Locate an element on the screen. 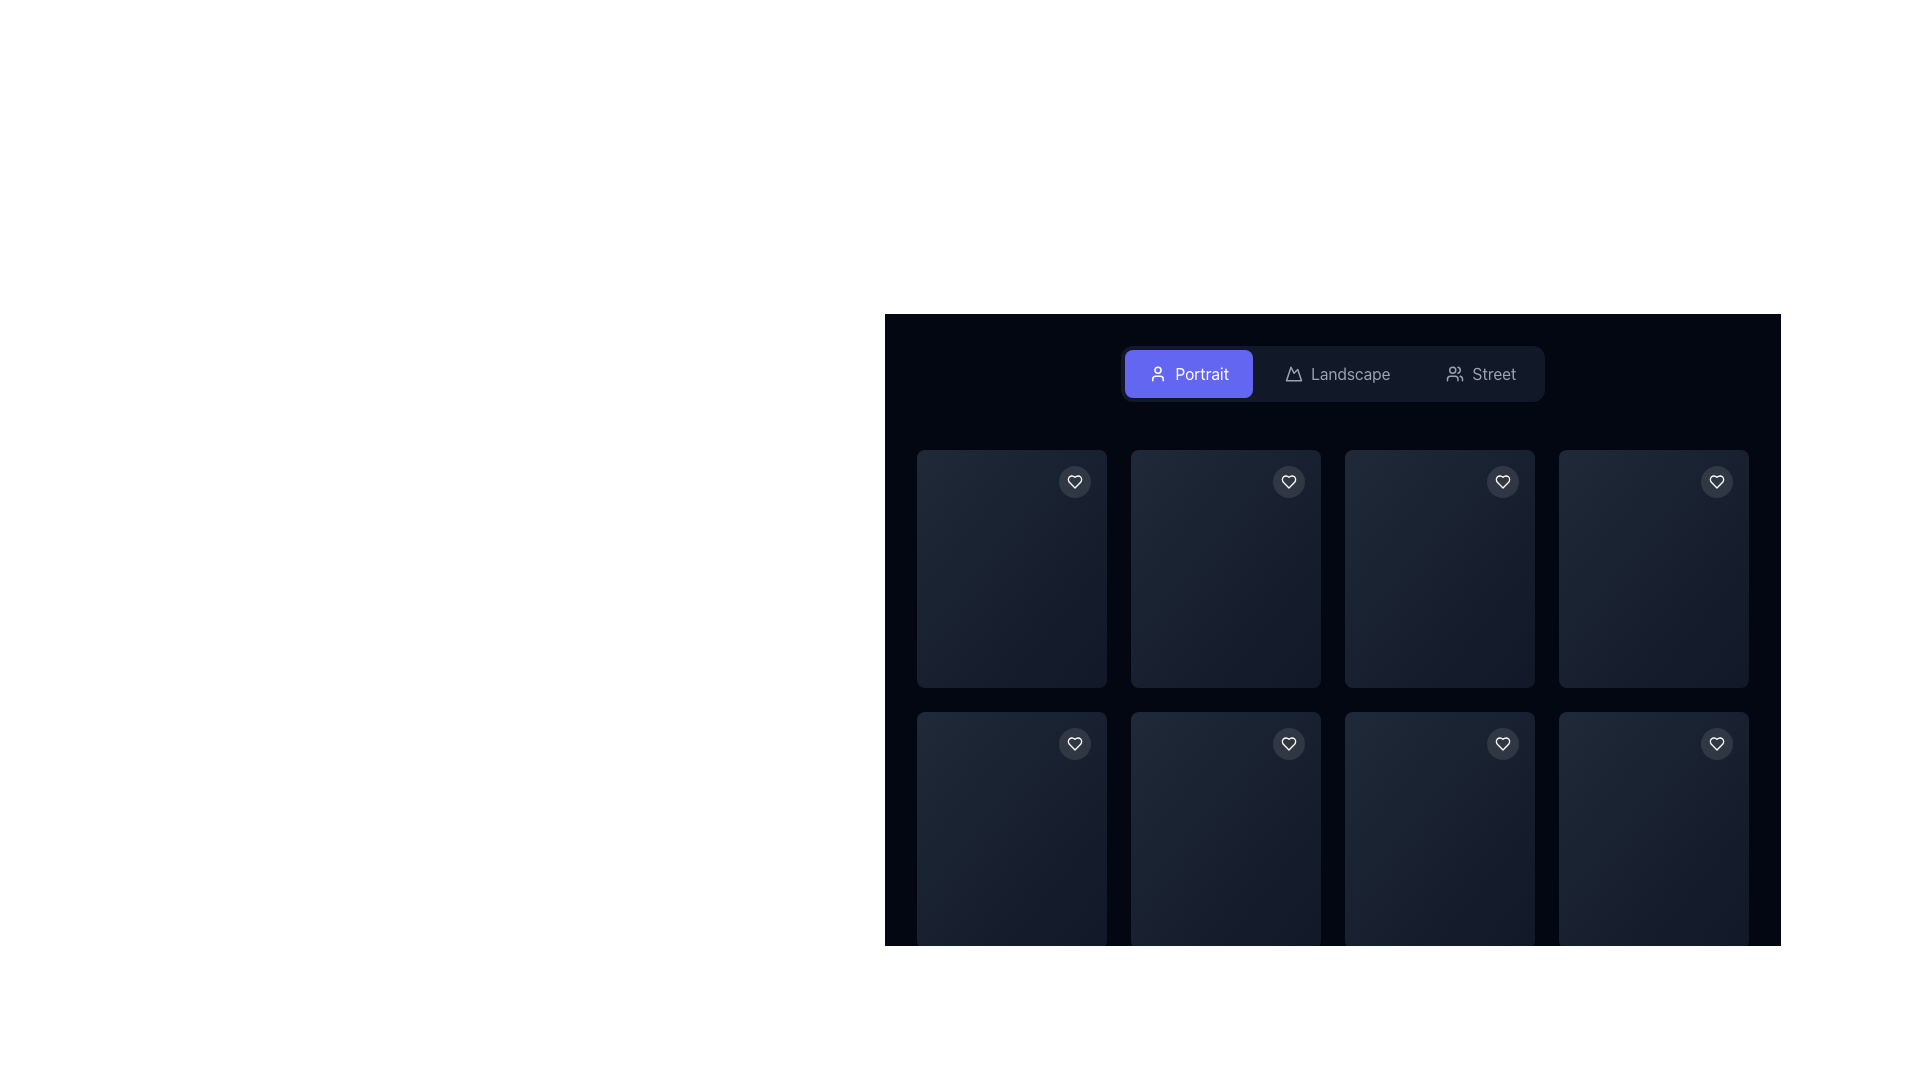 The height and width of the screenshot is (1080, 1920). the heart-shaped icon button located in the top-left corner of the grid layout is located at coordinates (1074, 482).